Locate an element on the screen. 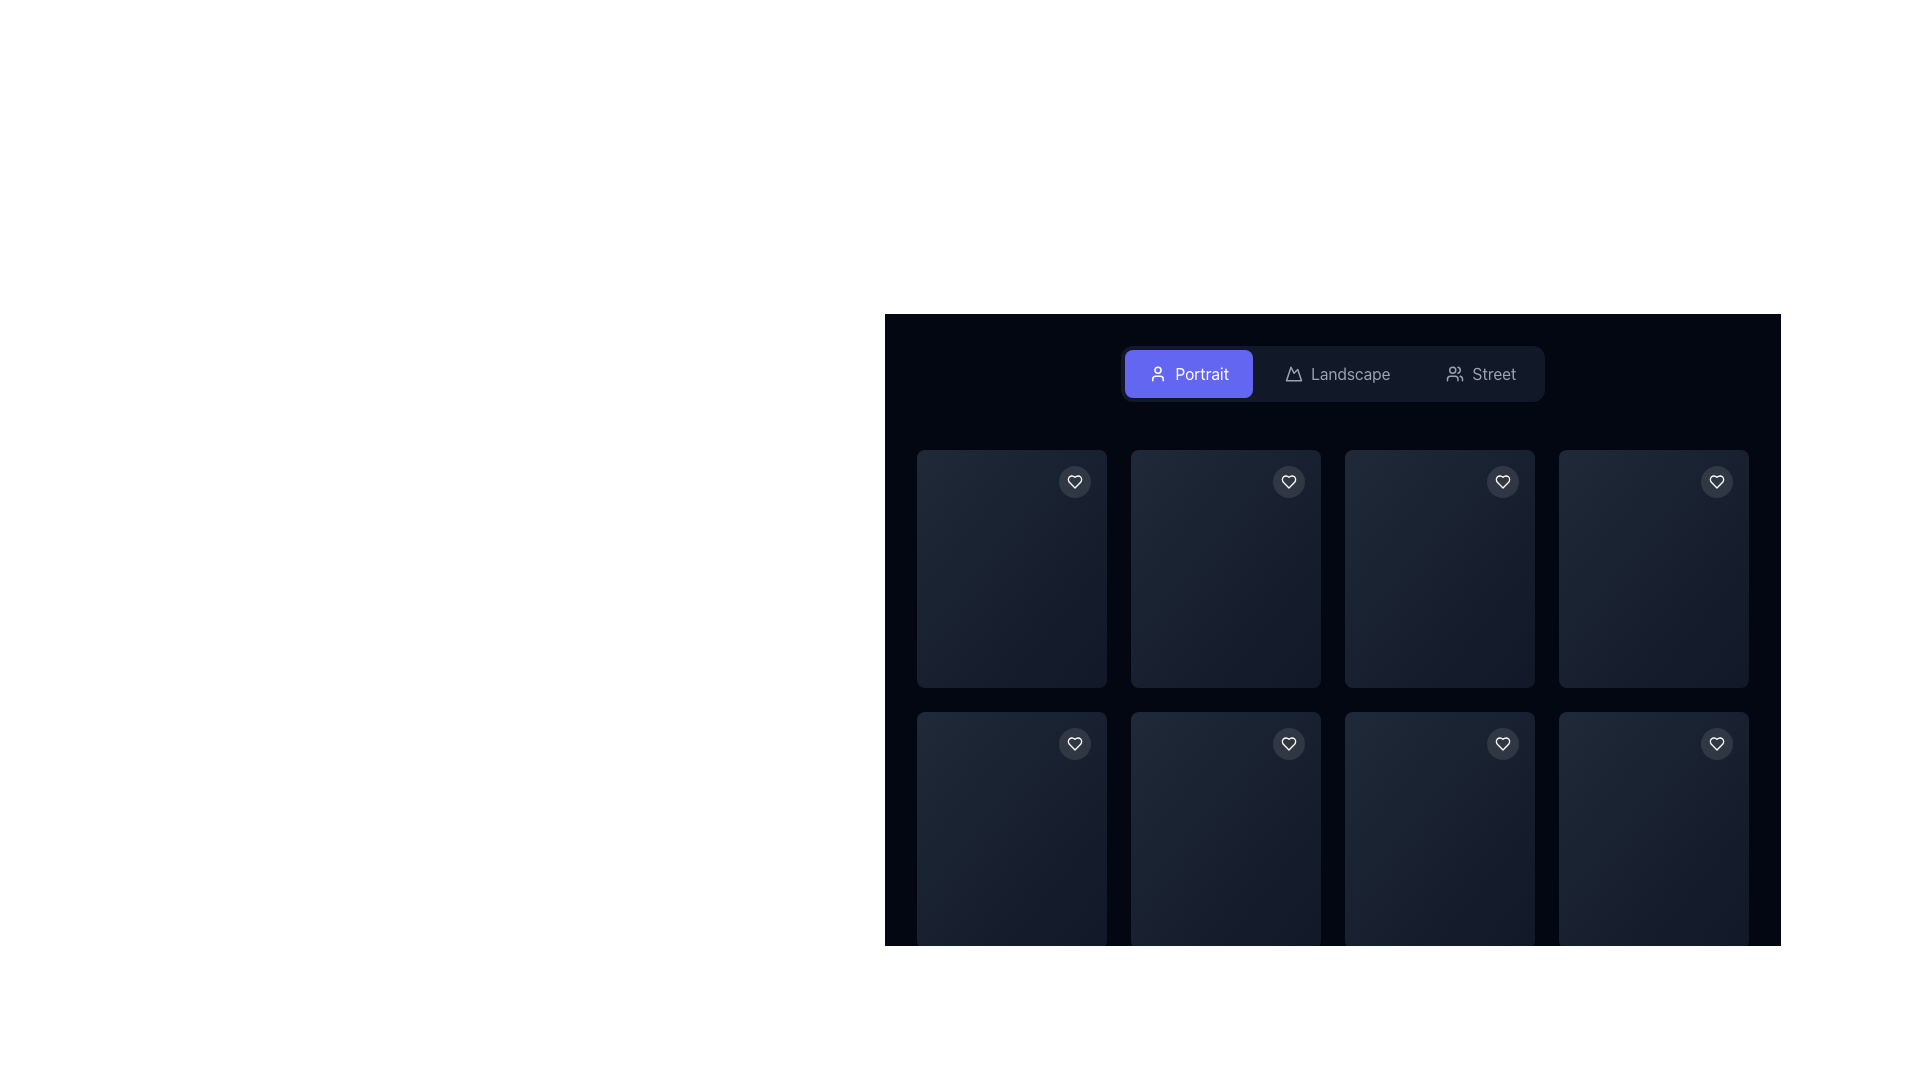 The height and width of the screenshot is (1080, 1920). the heart-shaped icon button located in the top-left corner of the grid layout is located at coordinates (1074, 482).